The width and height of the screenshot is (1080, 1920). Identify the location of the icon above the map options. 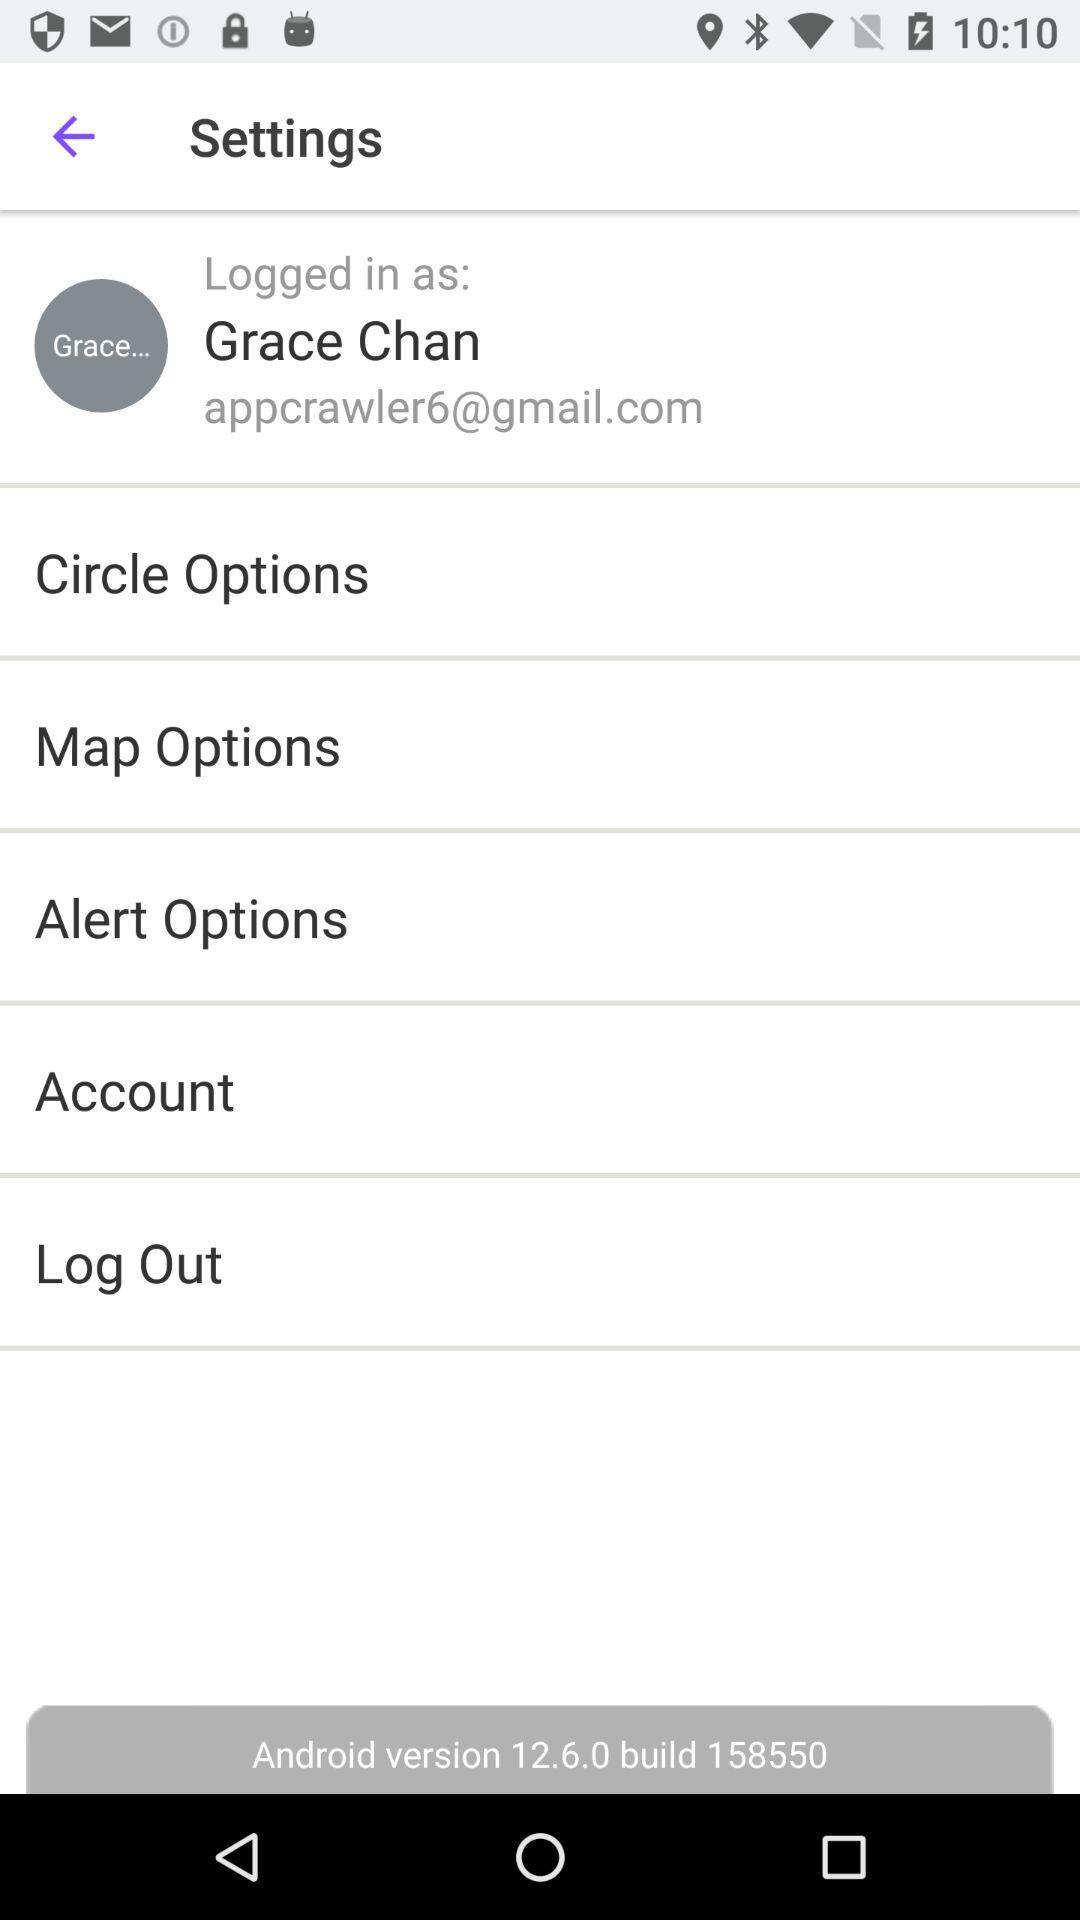
(202, 570).